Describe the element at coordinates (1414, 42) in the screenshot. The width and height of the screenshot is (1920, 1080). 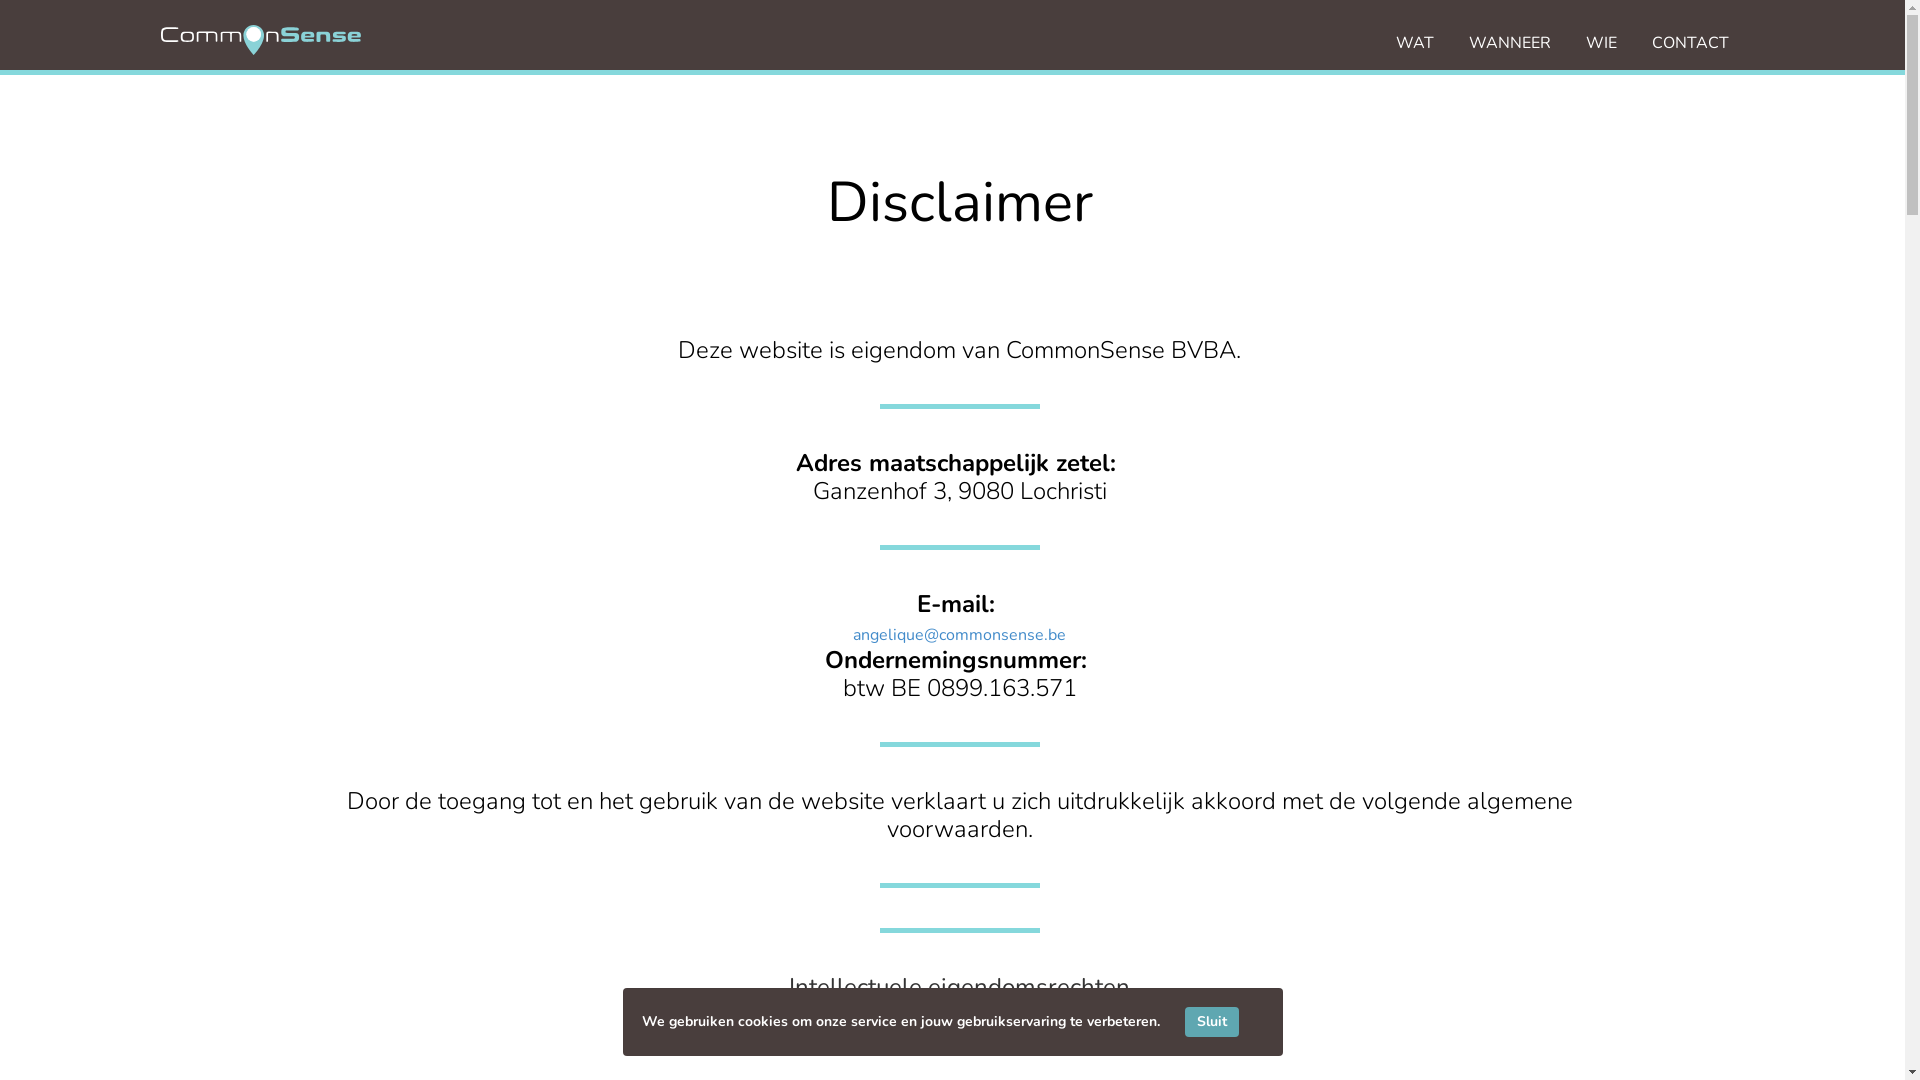
I see `'WAT'` at that location.